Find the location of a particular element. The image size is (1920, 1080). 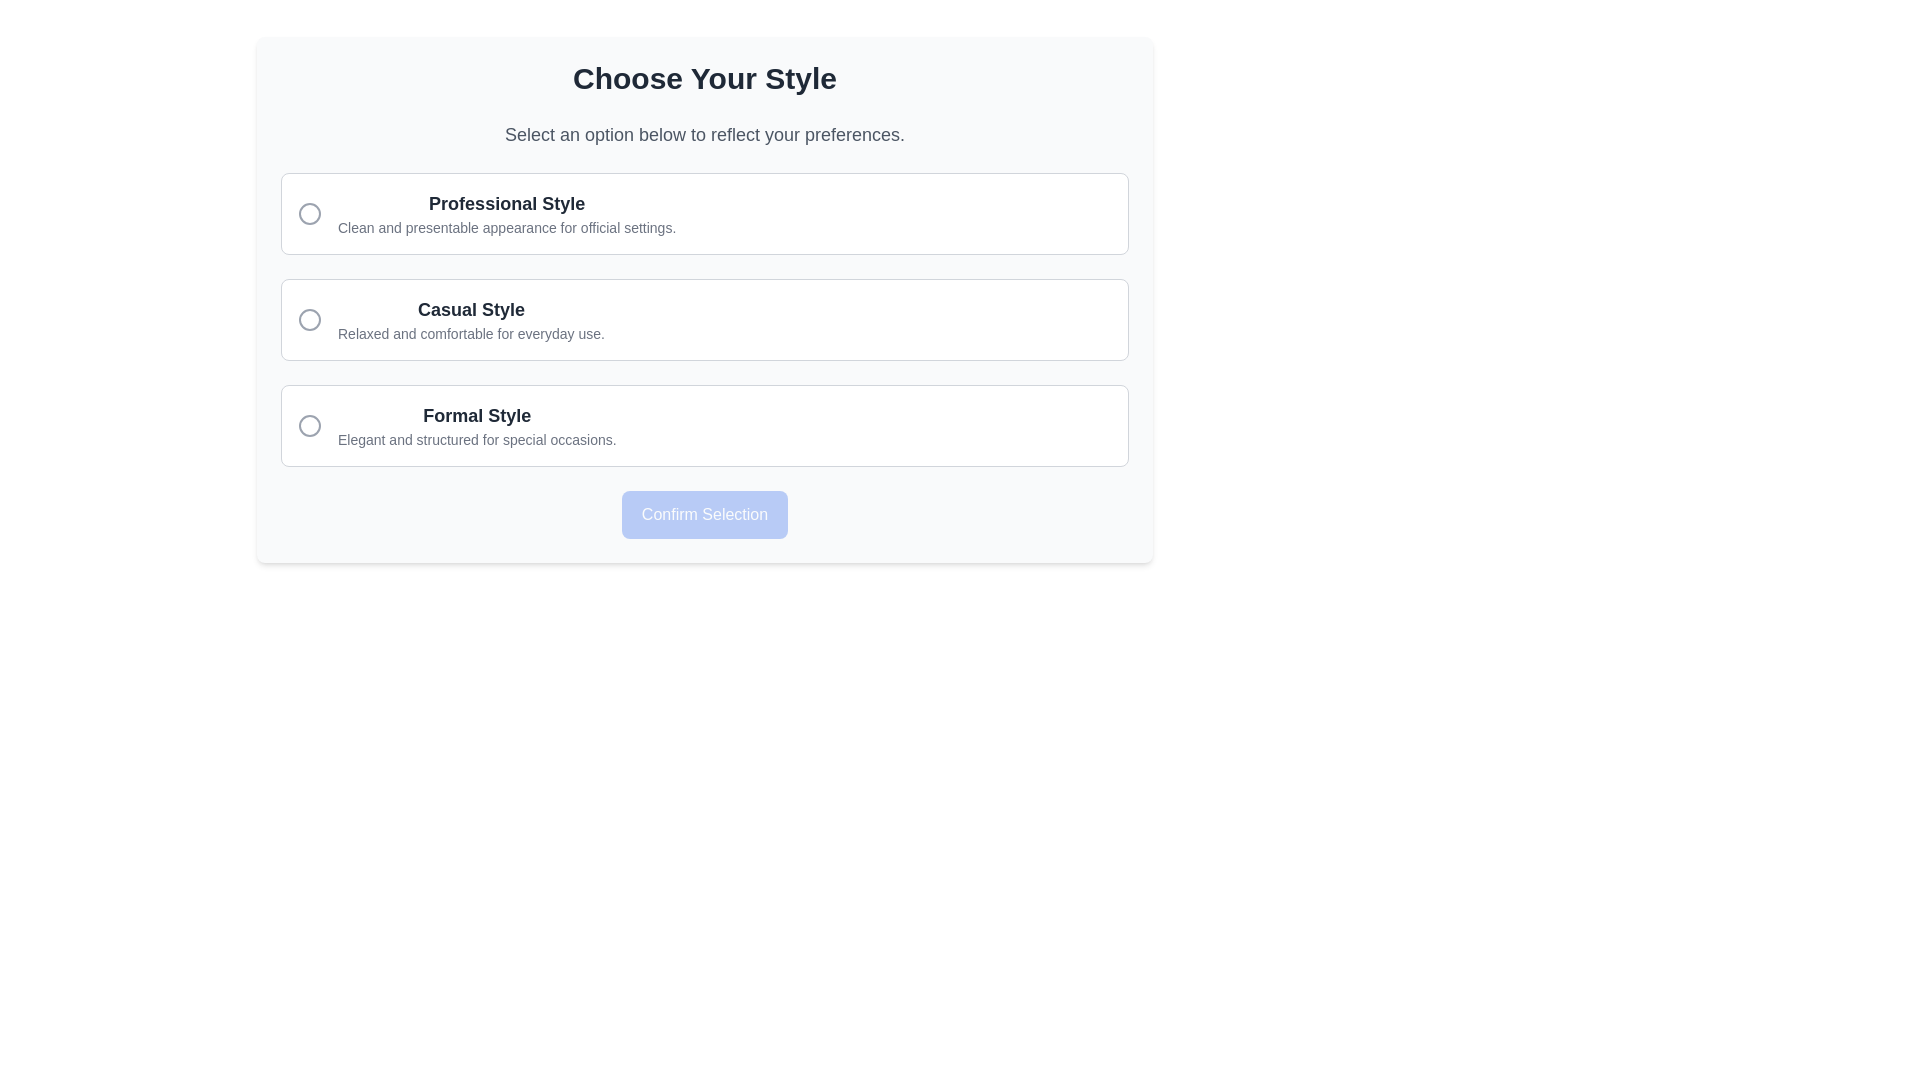

the Text Label providing context for the 'Formal Style' selection, located beneath the bold label within a styled choice card is located at coordinates (476, 438).